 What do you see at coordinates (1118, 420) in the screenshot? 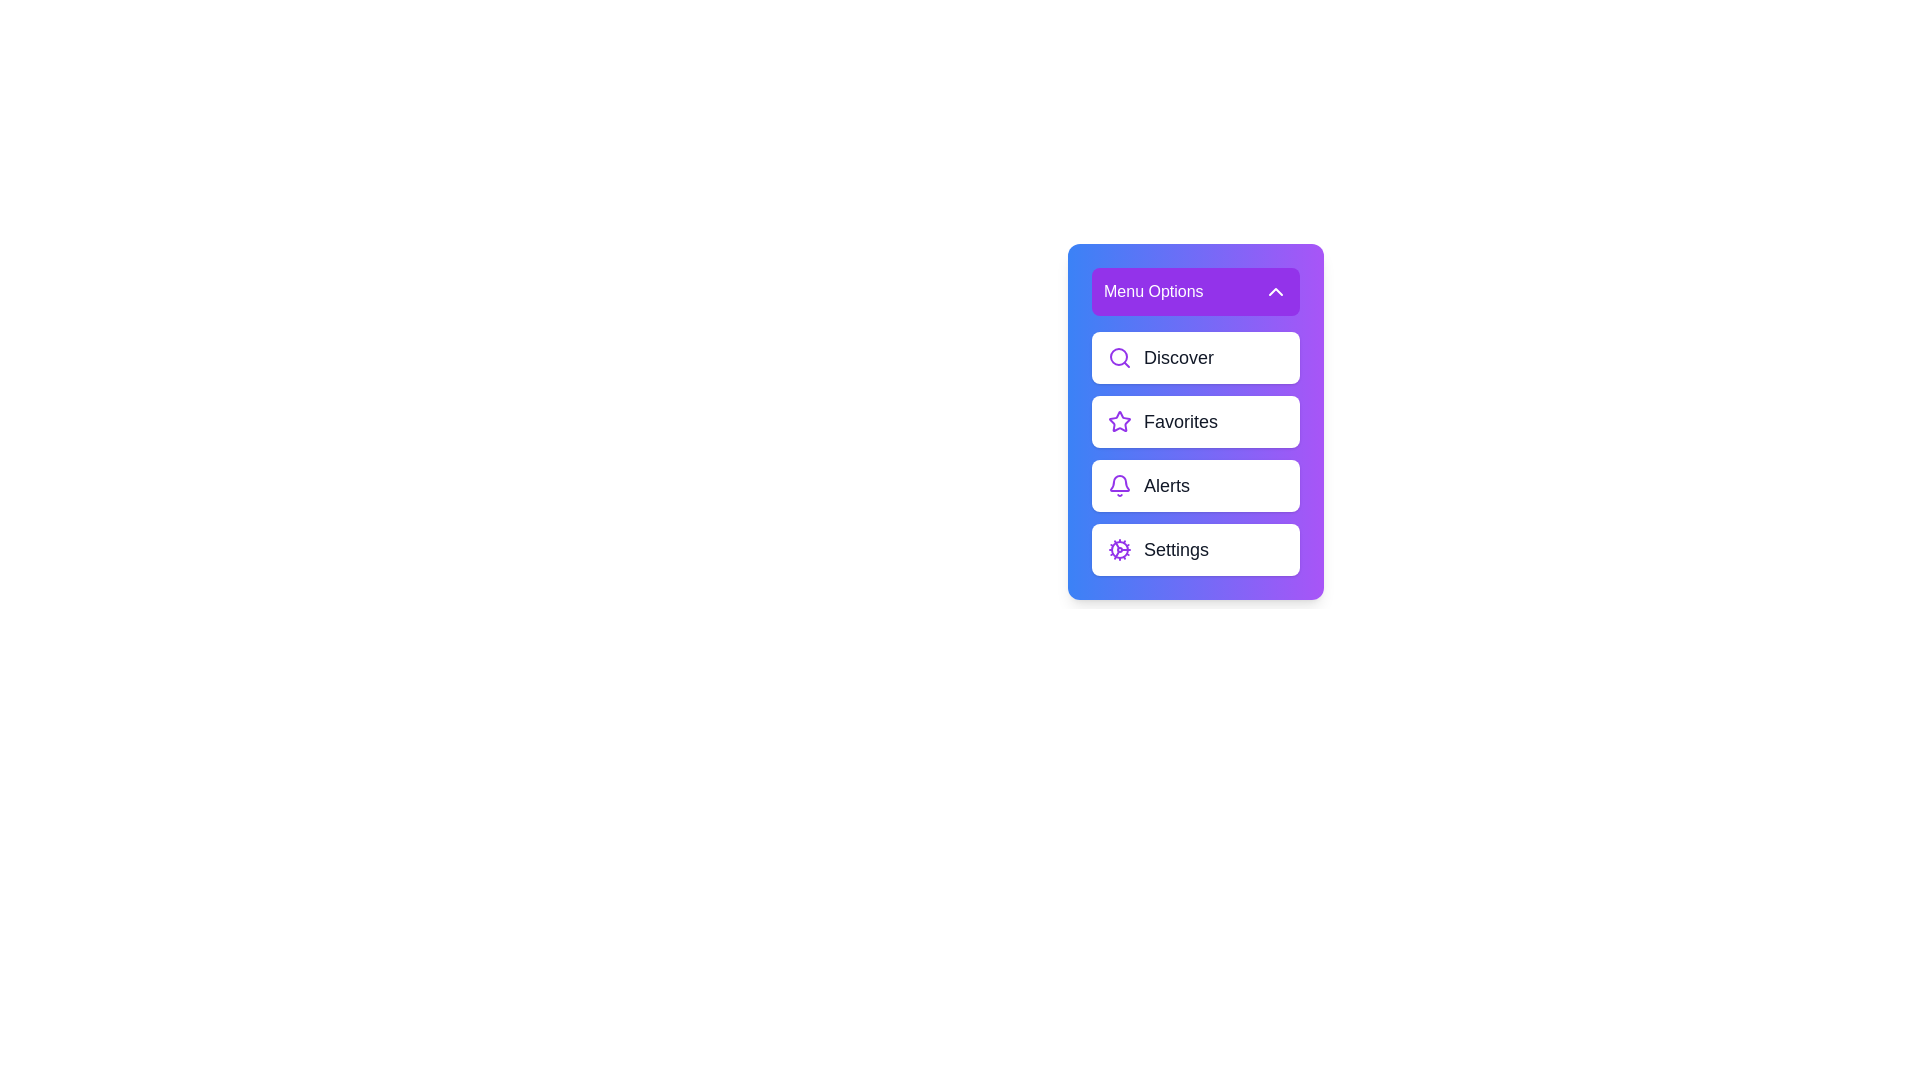
I see `the star-shaped icon with a purple border and hollow interior, which is the second item in the vertical menu next to the 'Favorites' label` at bounding box center [1118, 420].